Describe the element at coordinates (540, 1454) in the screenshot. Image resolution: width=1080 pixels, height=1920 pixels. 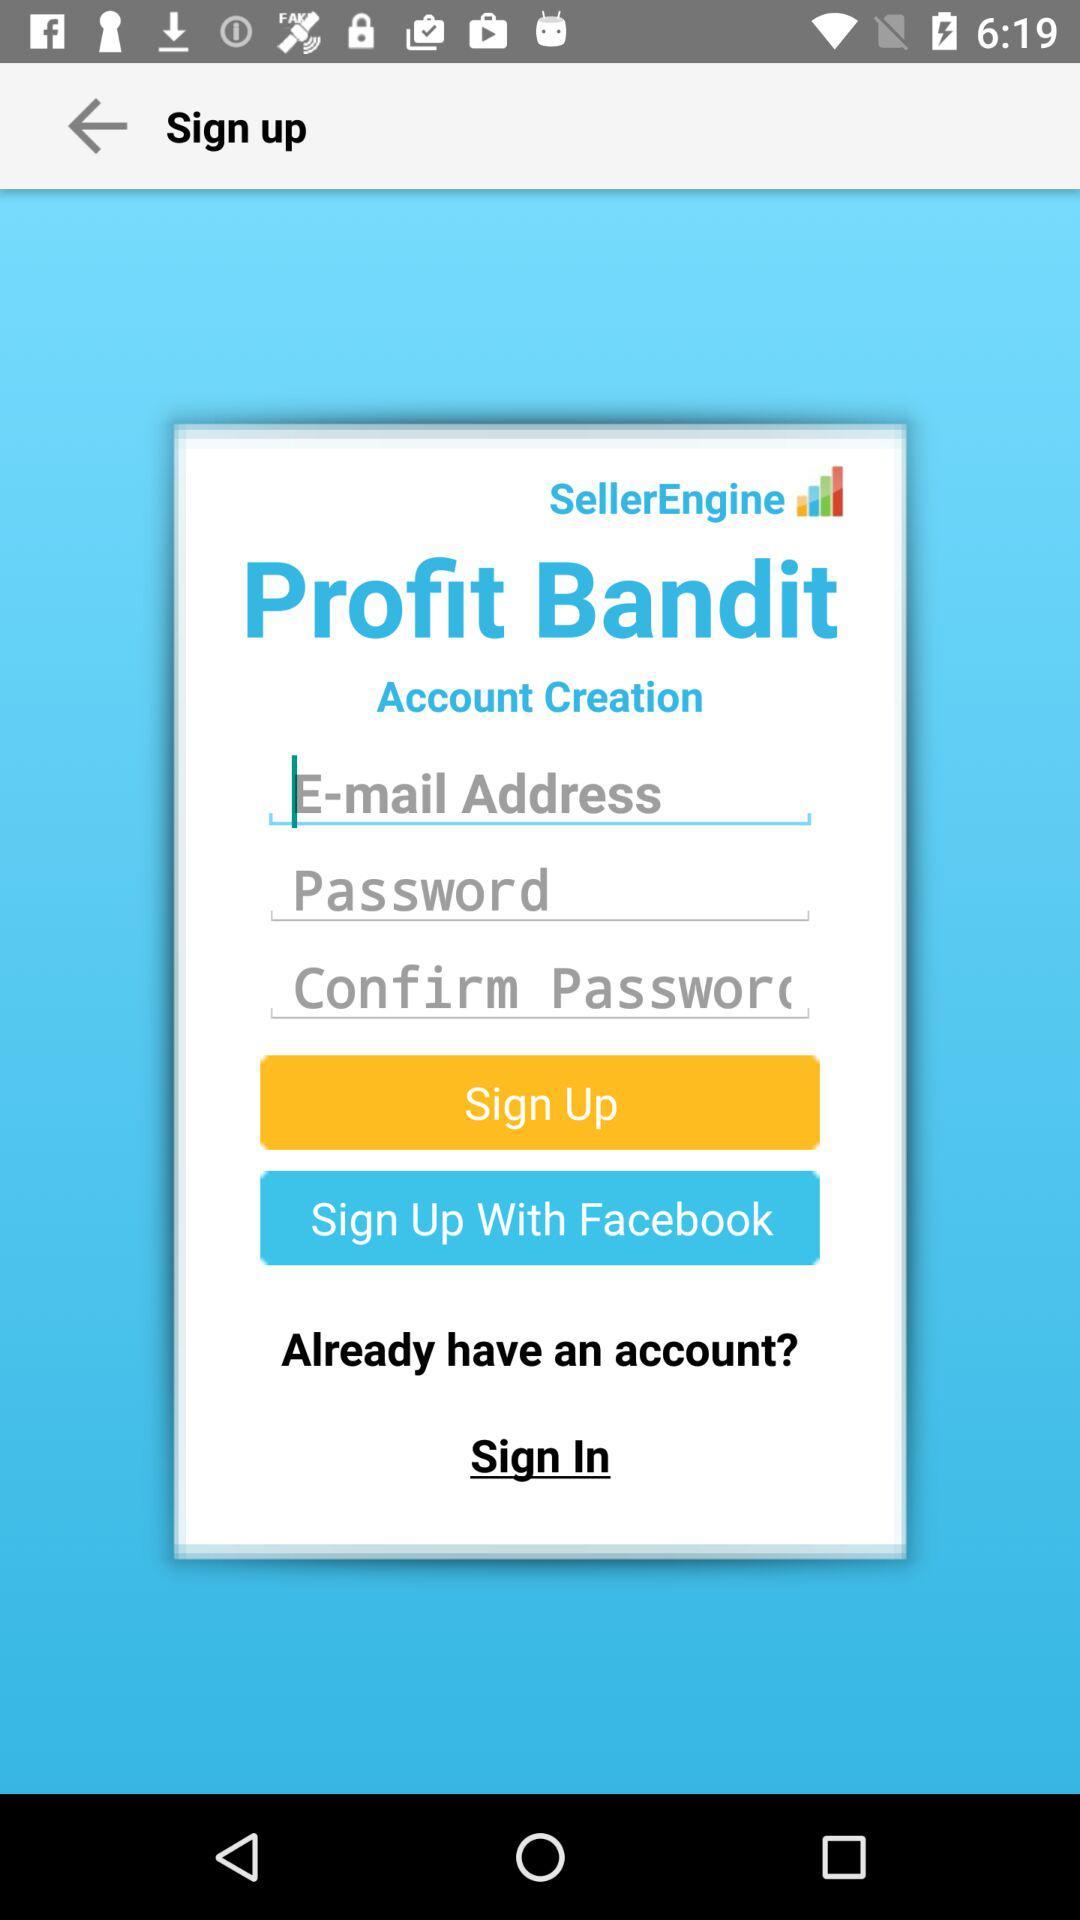
I see `sign in` at that location.